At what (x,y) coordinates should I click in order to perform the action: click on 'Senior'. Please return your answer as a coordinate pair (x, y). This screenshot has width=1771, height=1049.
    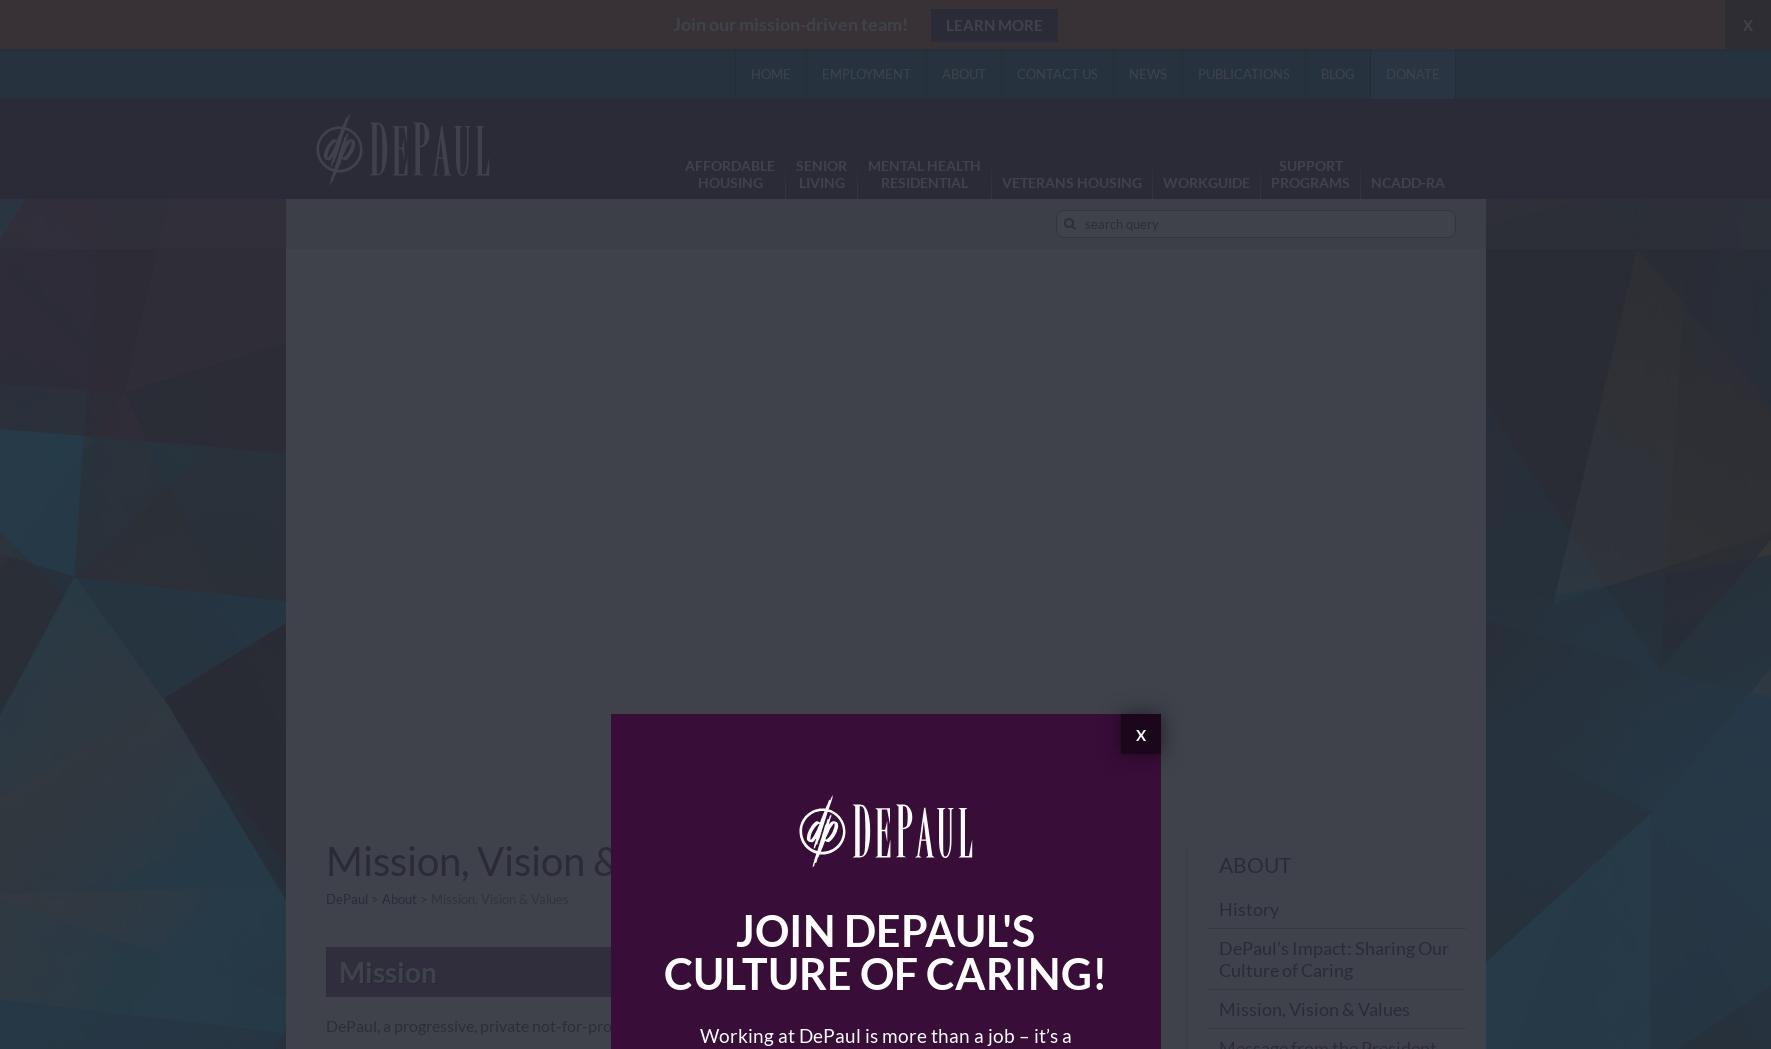
    Looking at the image, I should click on (820, 164).